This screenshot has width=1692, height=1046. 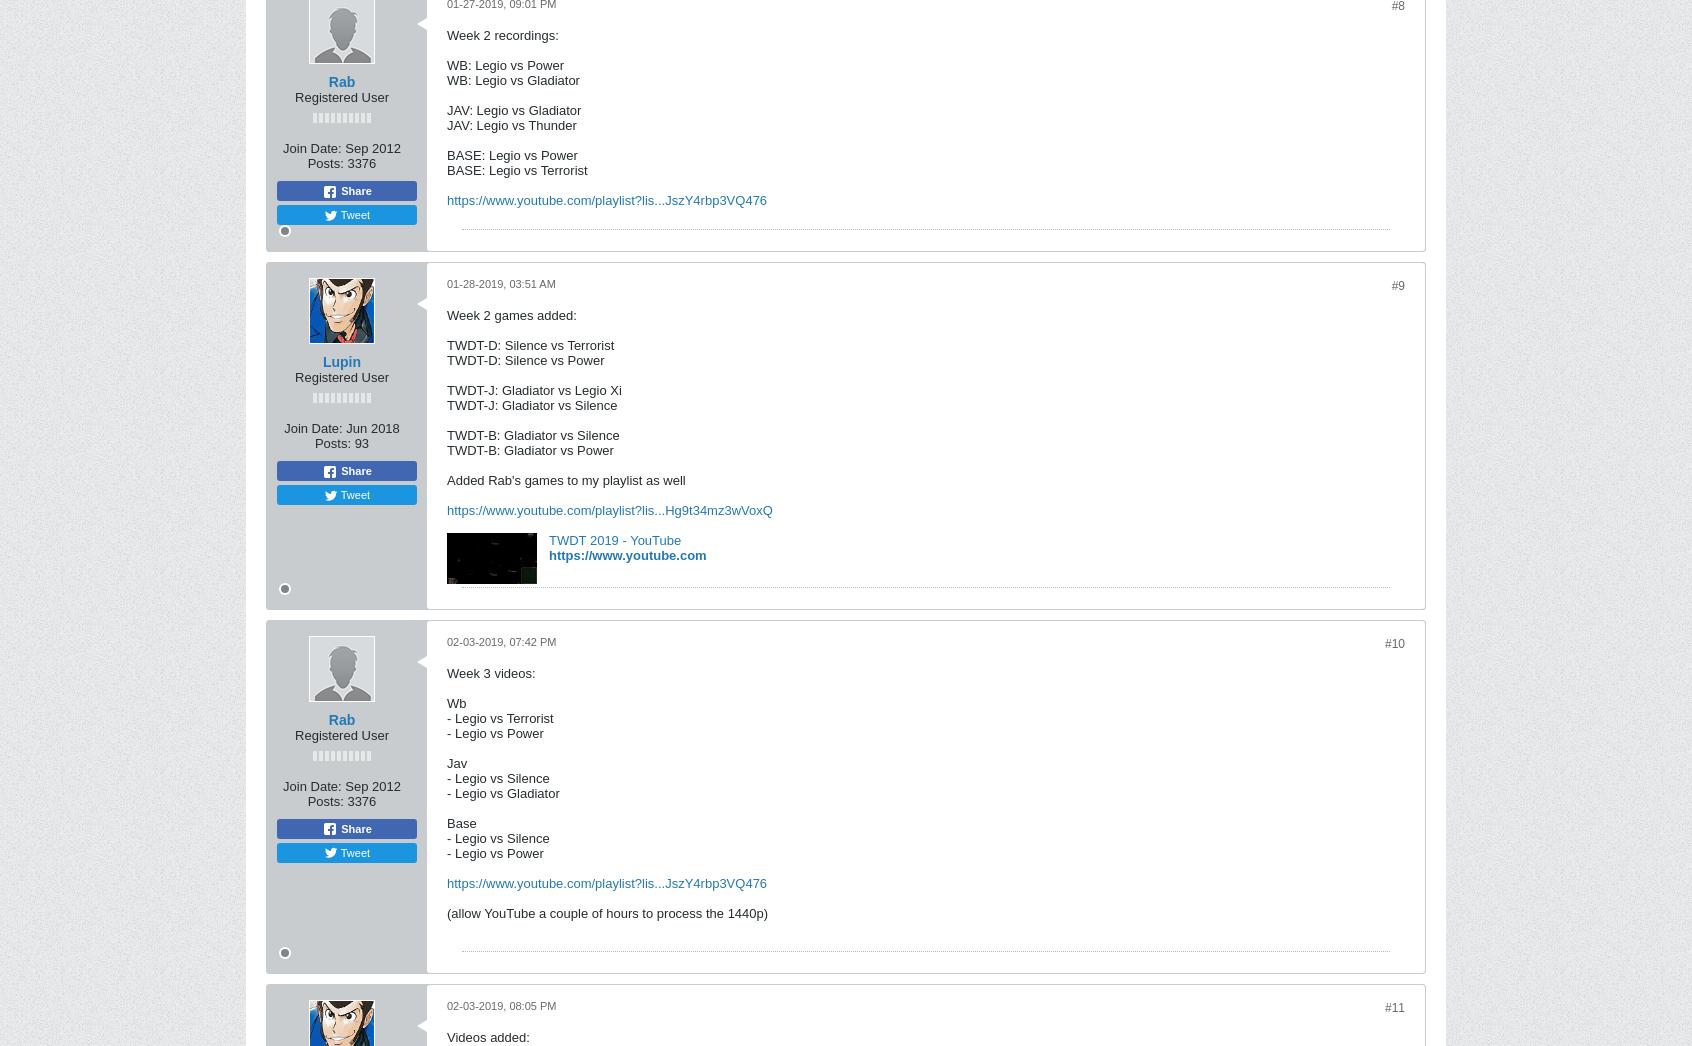 I want to click on '#10', so click(x=1394, y=643).